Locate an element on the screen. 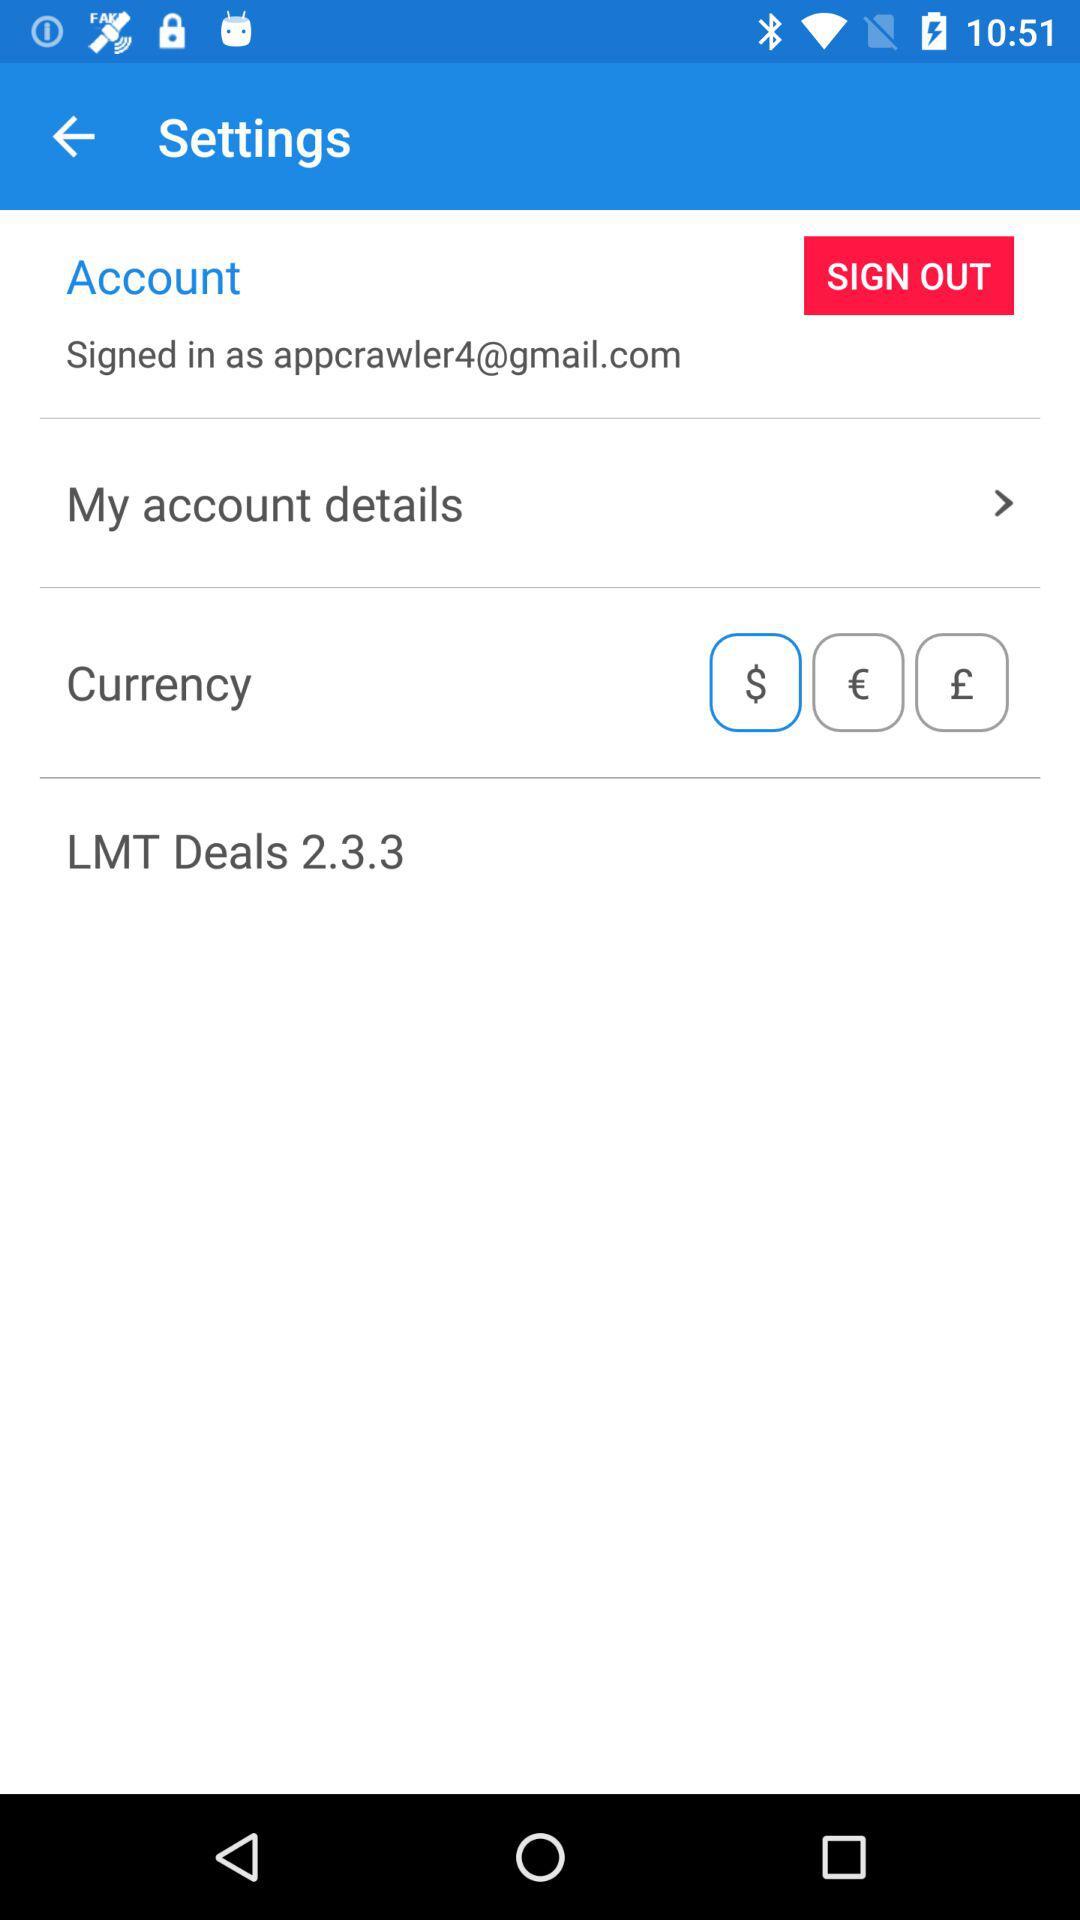 The image size is (1080, 1920). item to the right of the currency is located at coordinates (755, 682).